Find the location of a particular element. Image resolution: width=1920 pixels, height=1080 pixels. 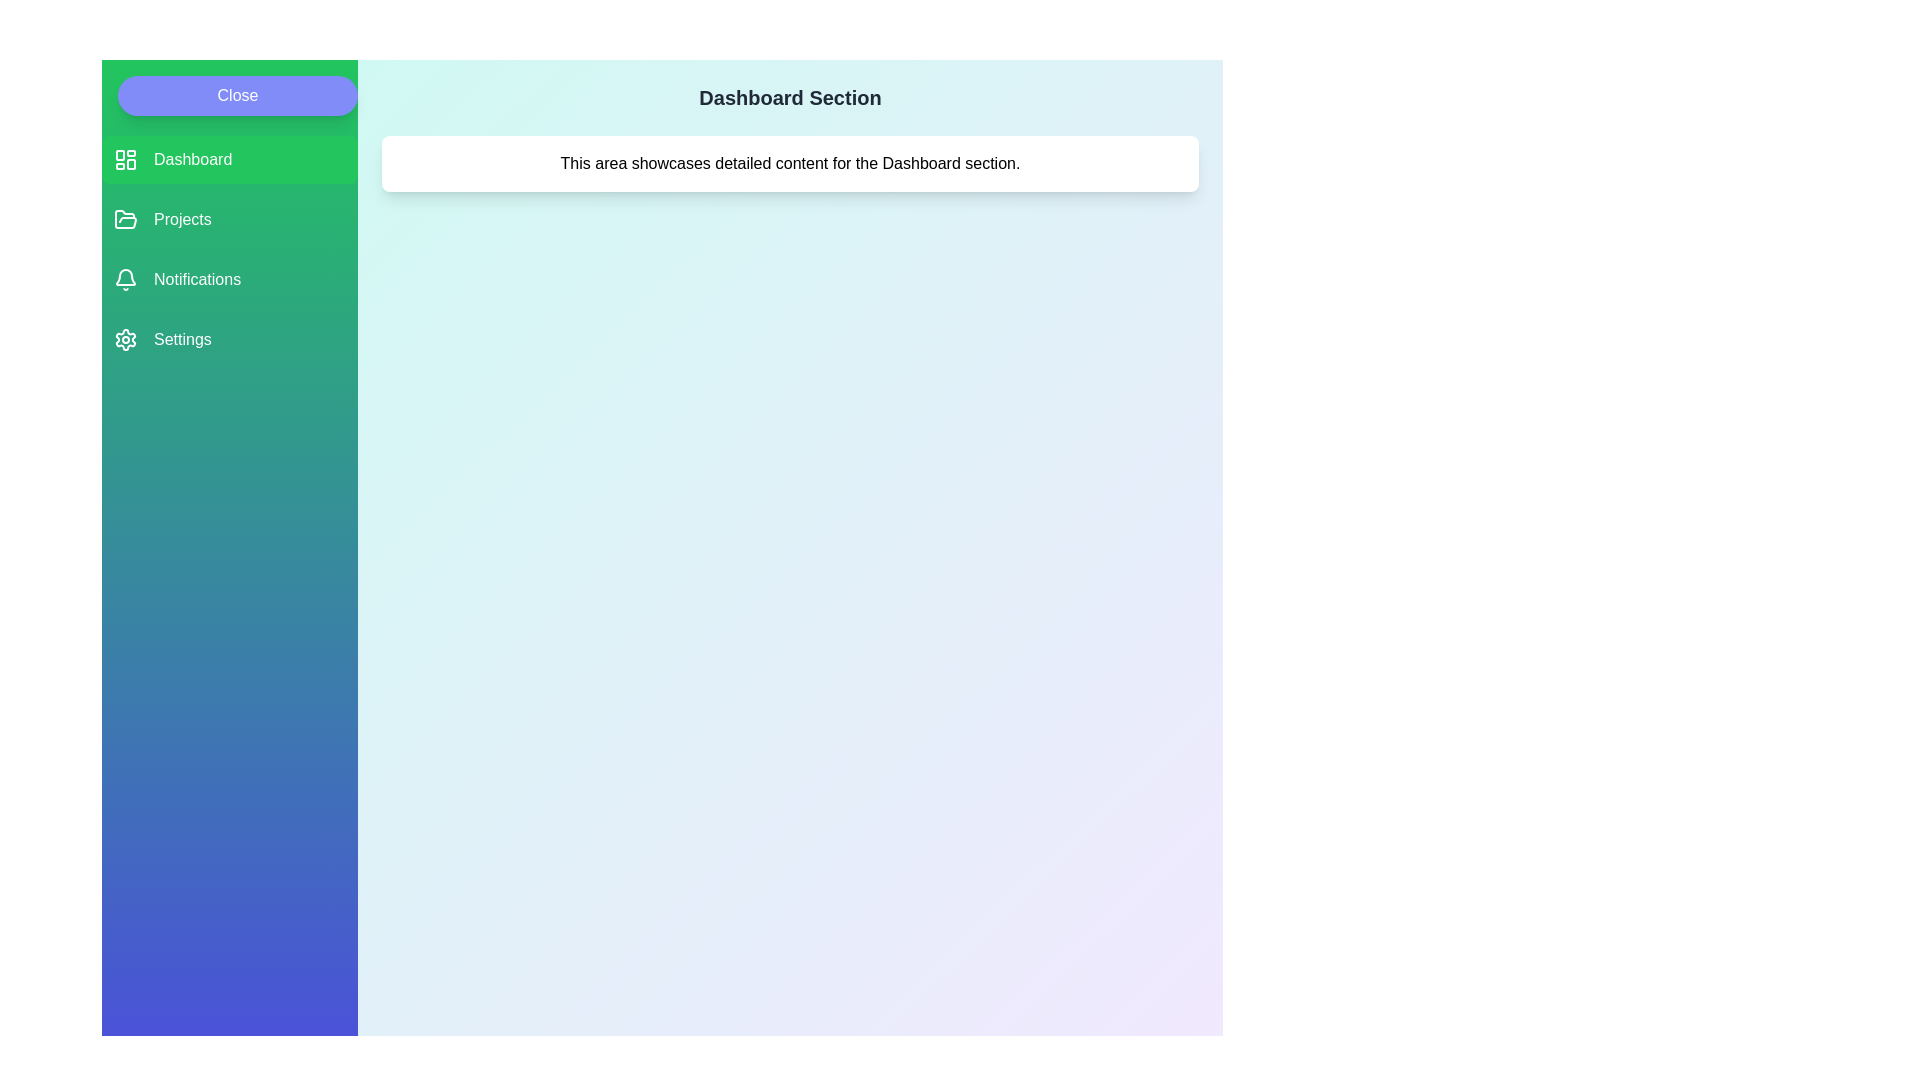

the menu item corresponding to Notifications to switch the active section is located at coordinates (230, 280).